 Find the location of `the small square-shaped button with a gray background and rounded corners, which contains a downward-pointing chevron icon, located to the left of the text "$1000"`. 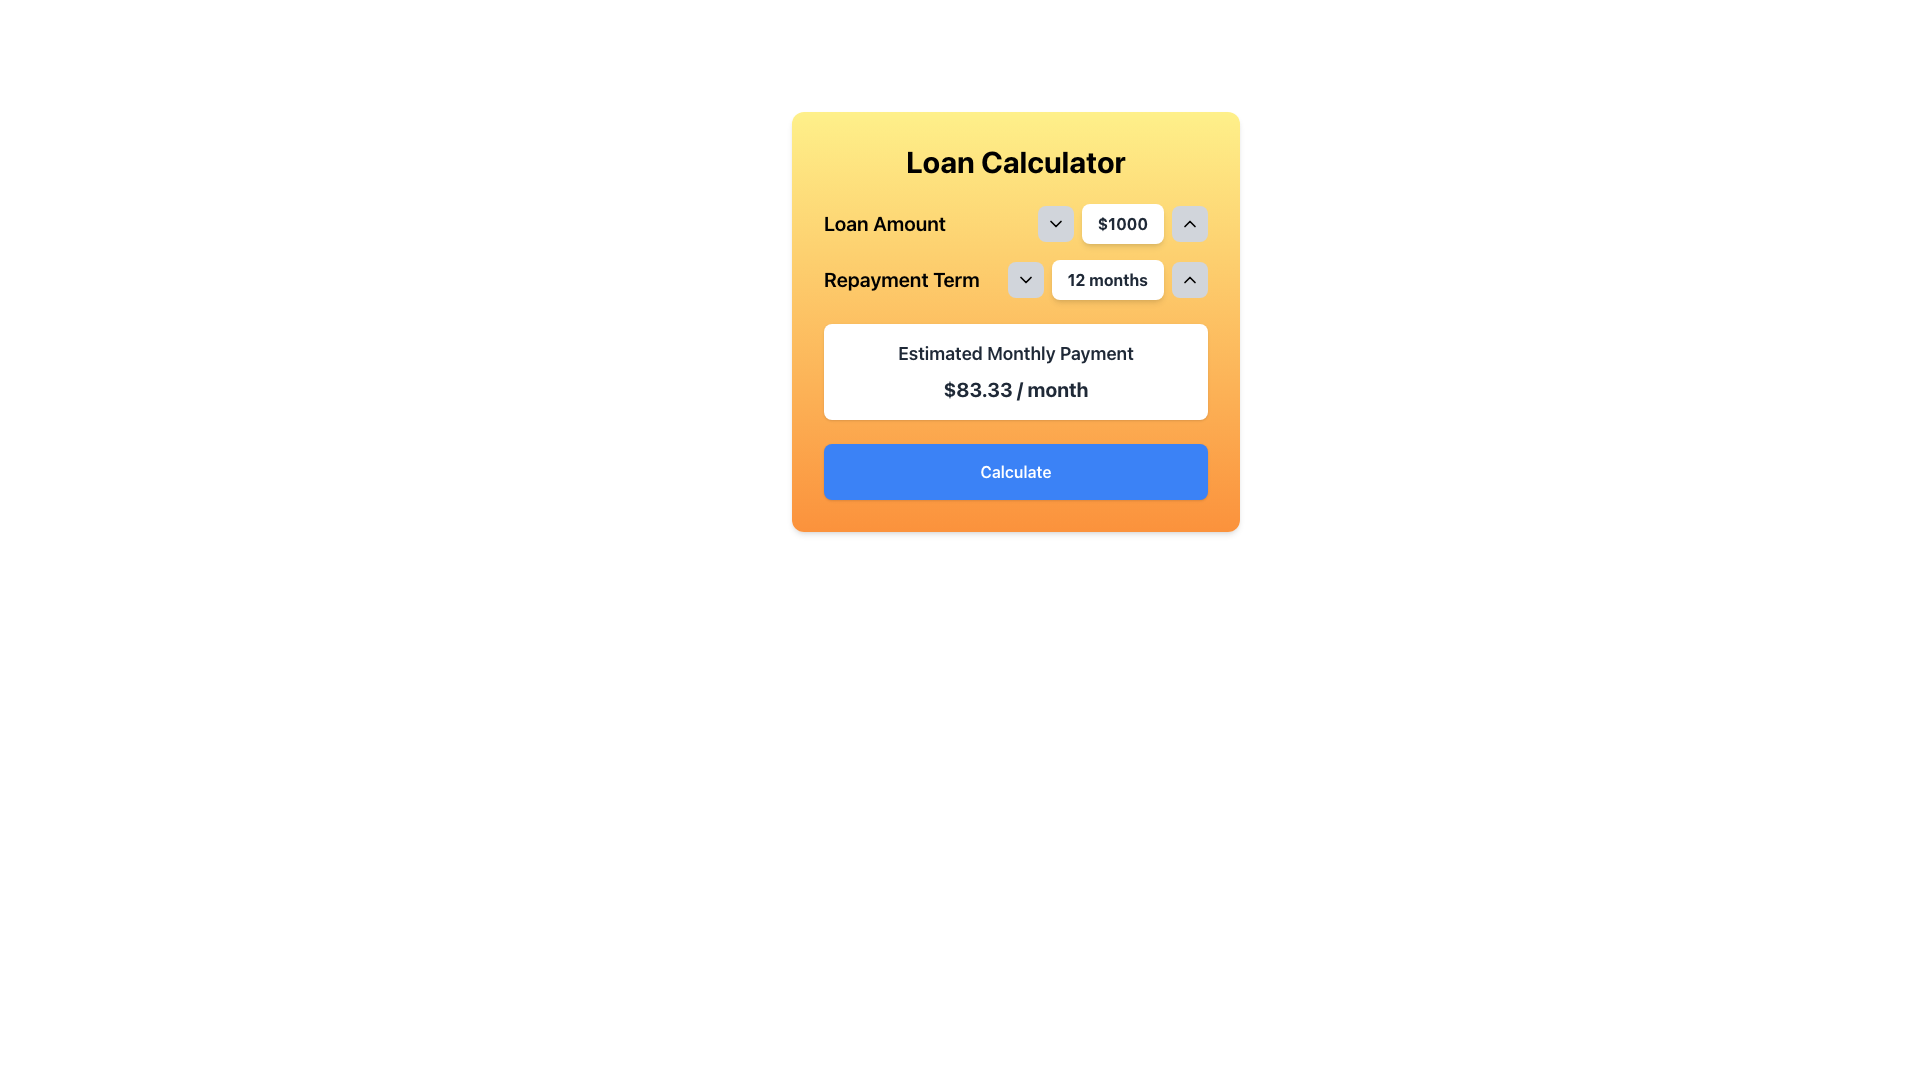

the small square-shaped button with a gray background and rounded corners, which contains a downward-pointing chevron icon, located to the left of the text "$1000" is located at coordinates (1054, 223).